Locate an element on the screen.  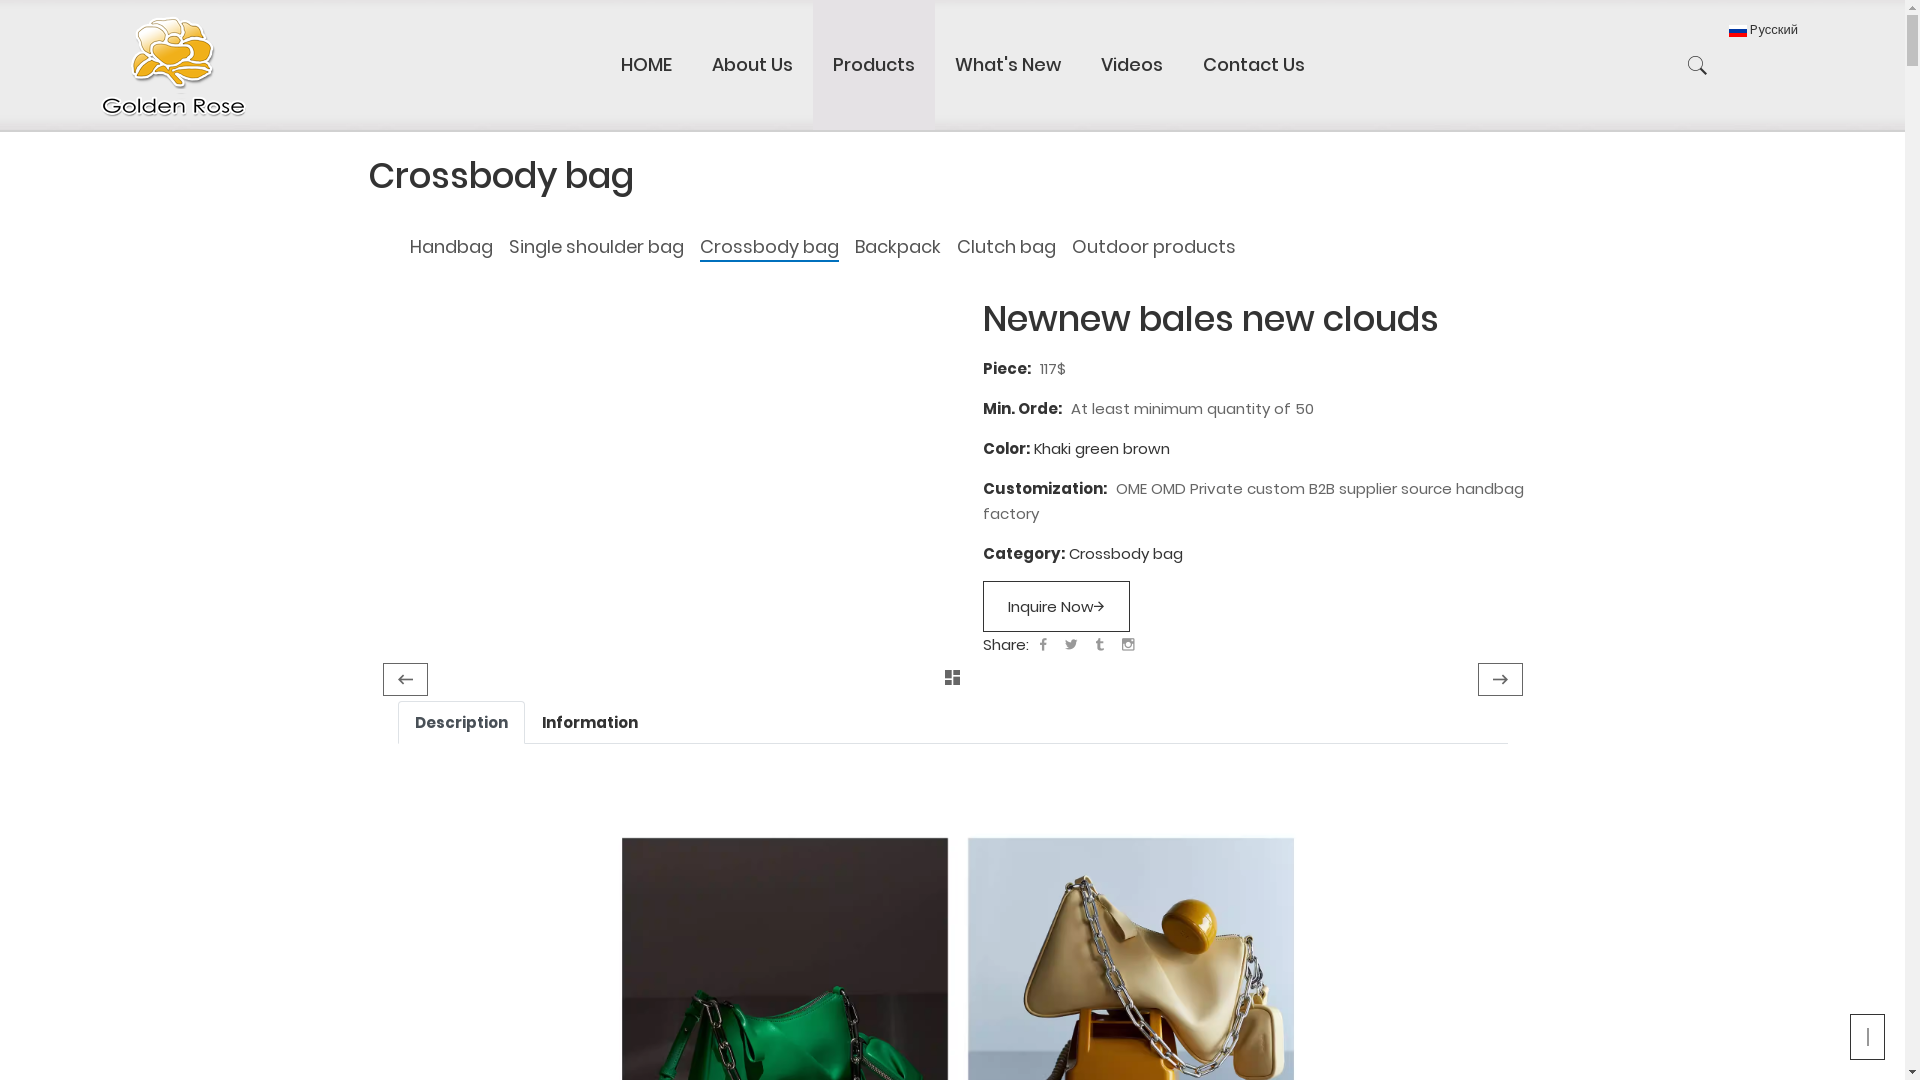
'Information' is located at coordinates (588, 722).